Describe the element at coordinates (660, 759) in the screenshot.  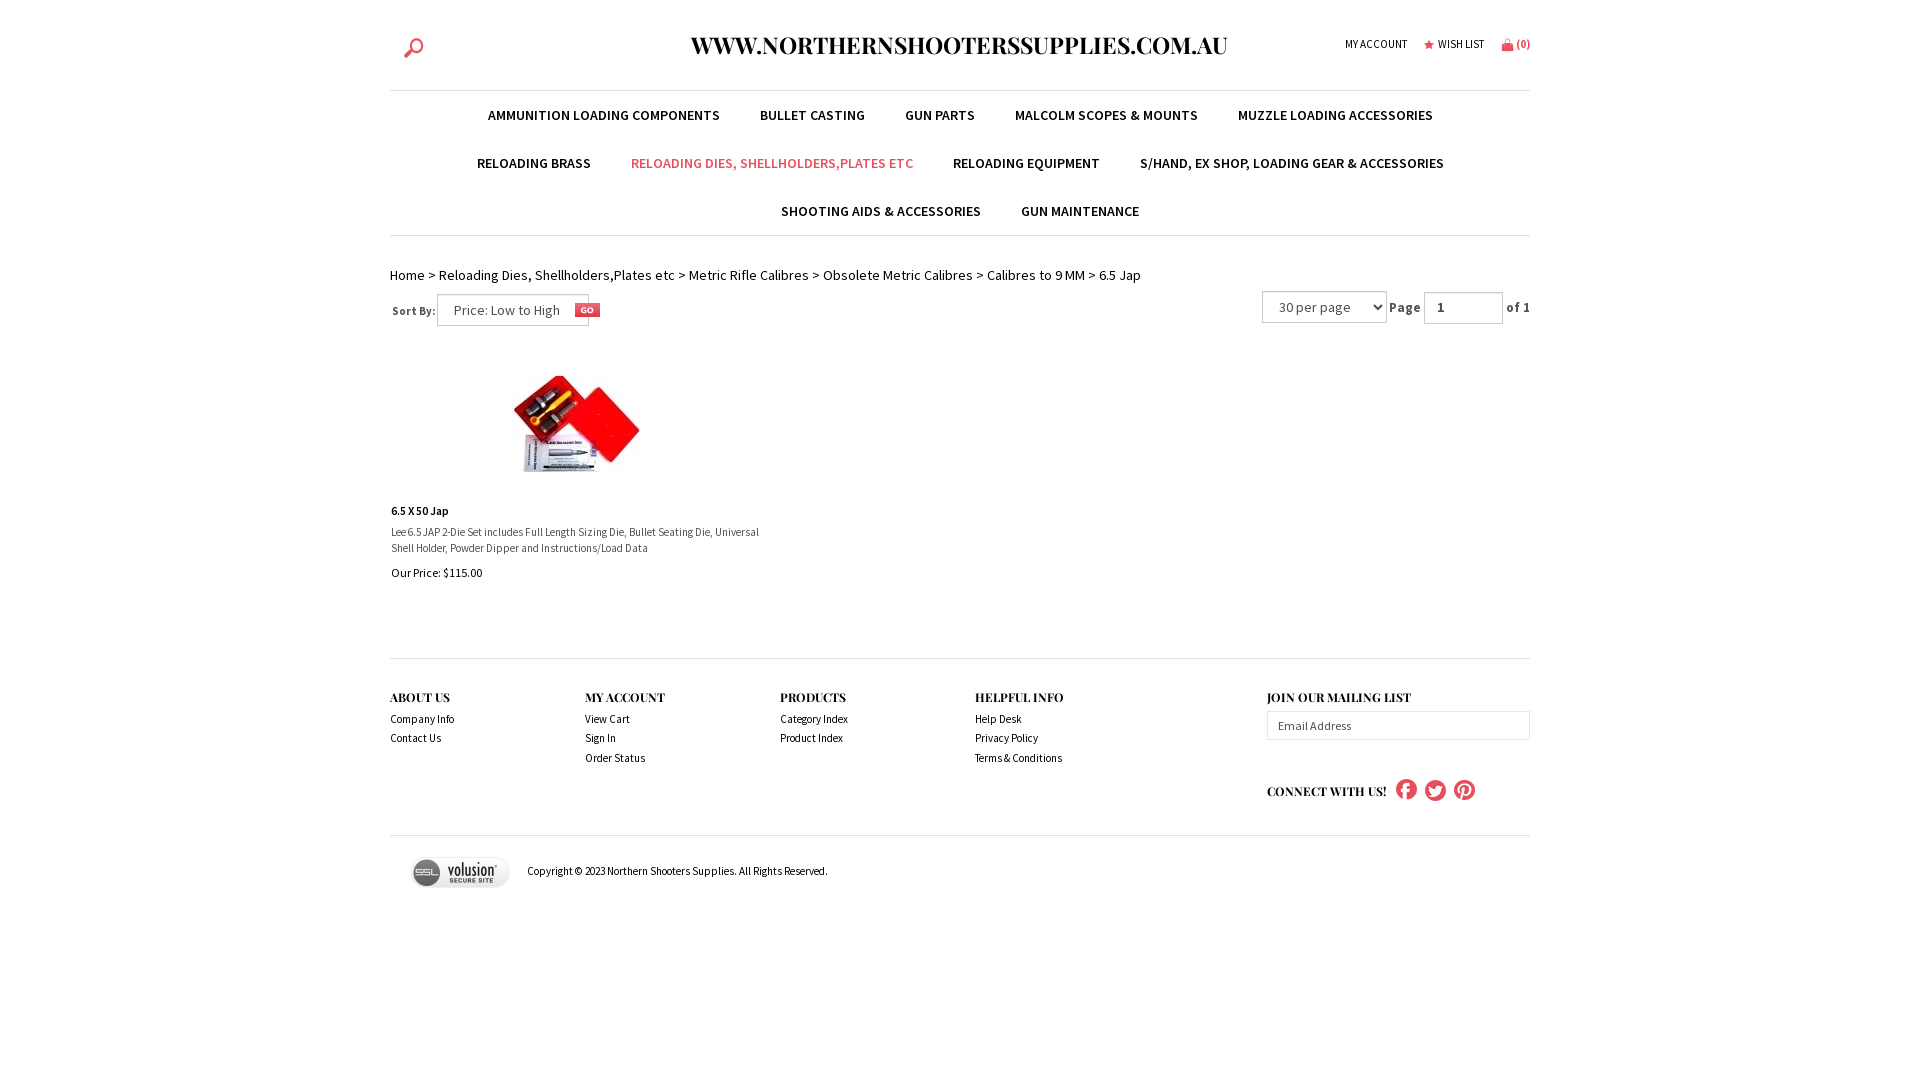
I see `'Order Status'` at that location.